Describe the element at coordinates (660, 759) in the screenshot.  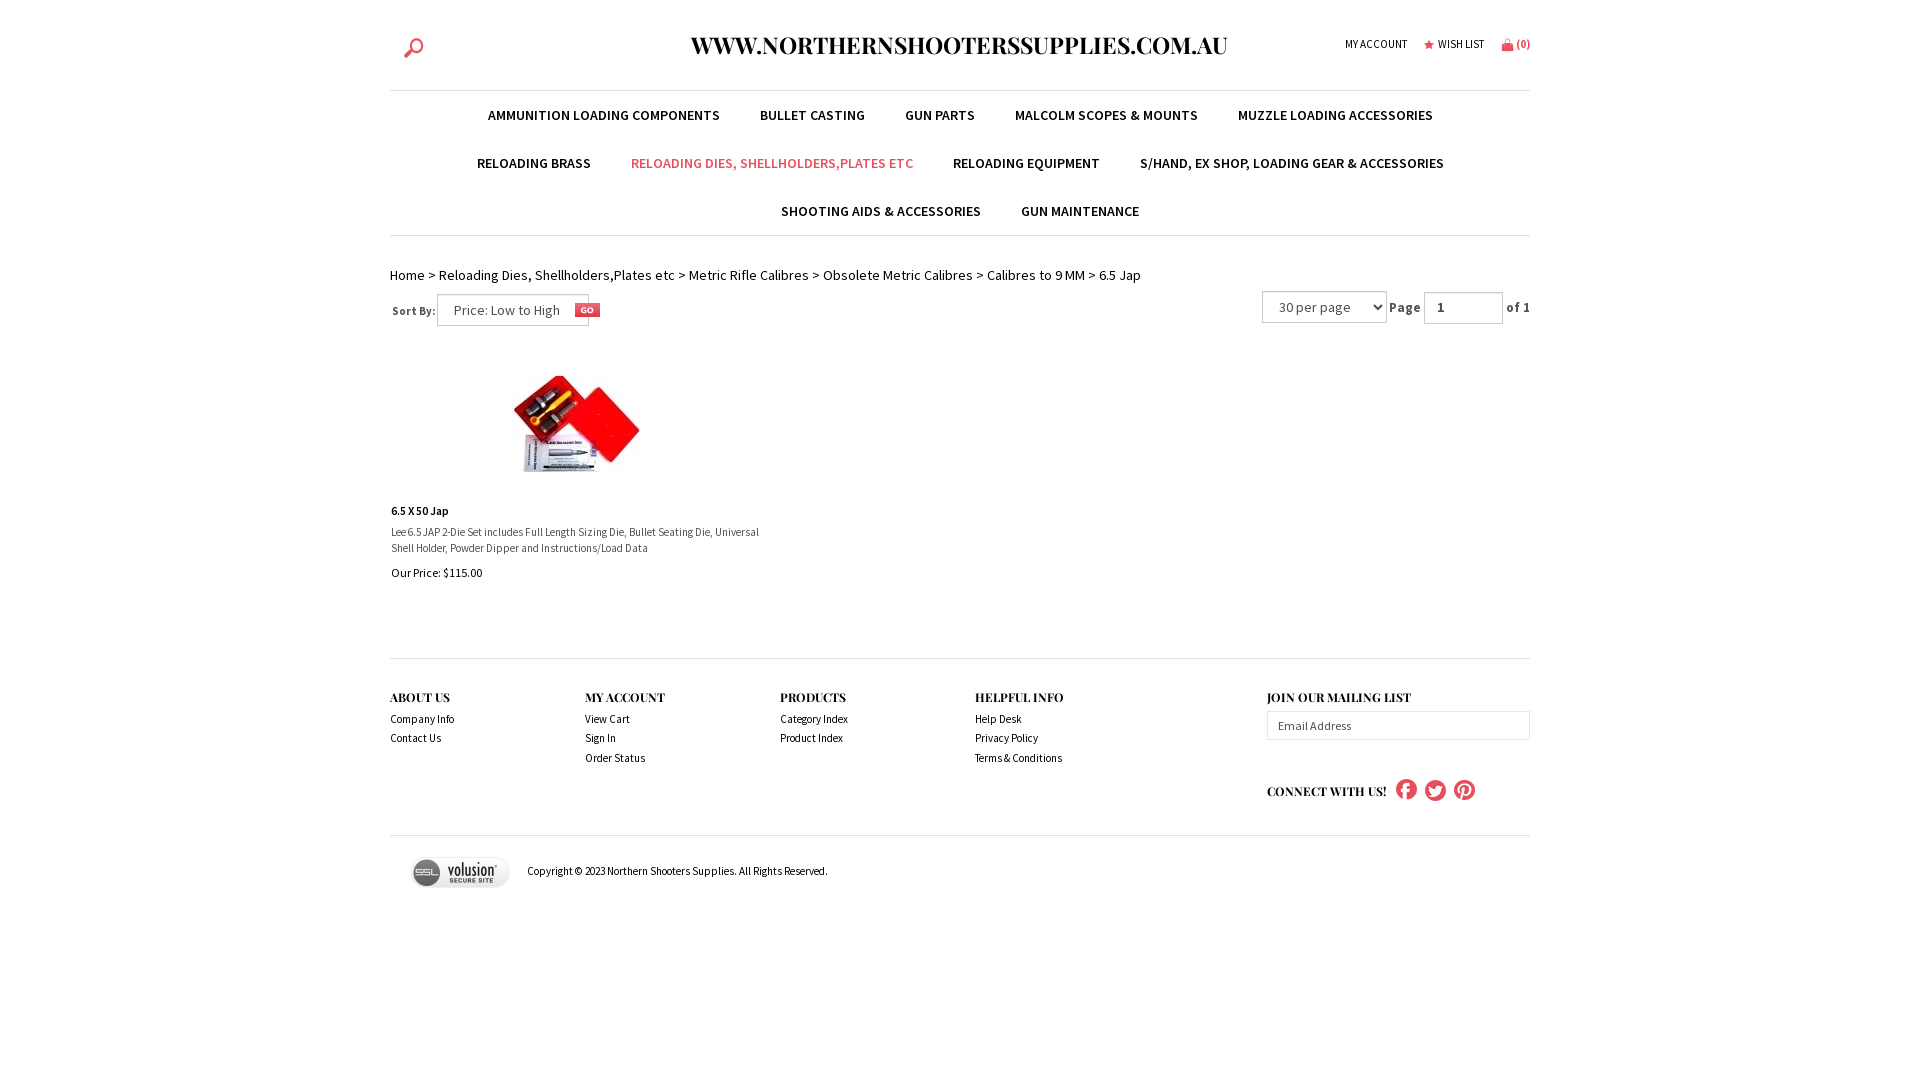
I see `'Order Status'` at that location.